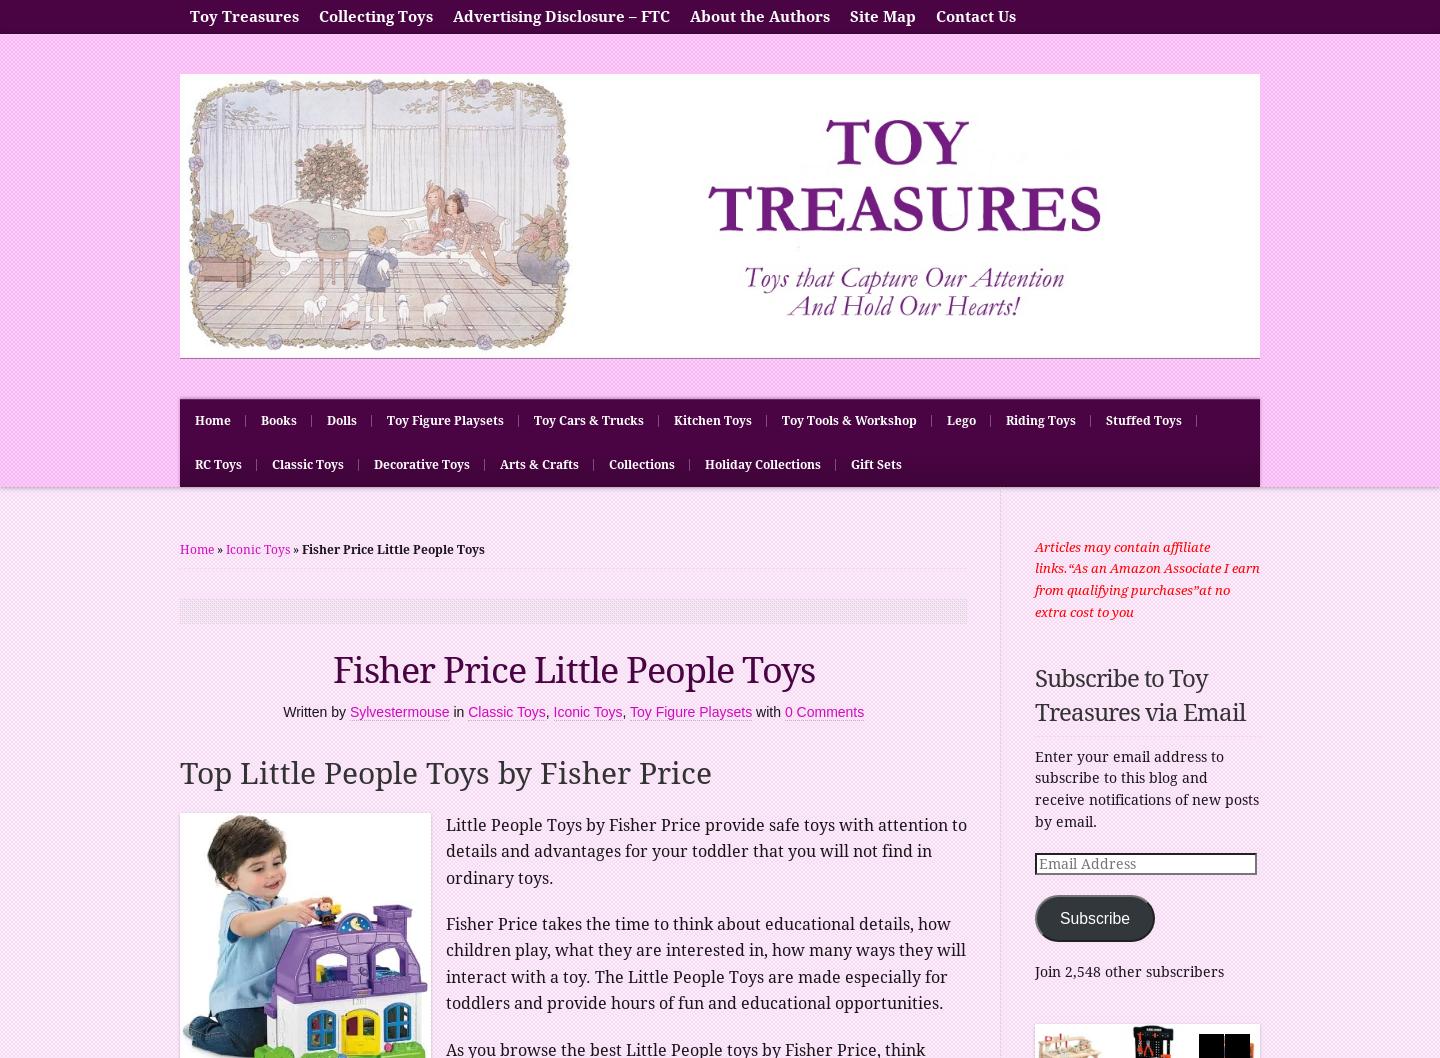 Image resolution: width=1440 pixels, height=1058 pixels. What do you see at coordinates (422, 463) in the screenshot?
I see `'Decorative Toys'` at bounding box center [422, 463].